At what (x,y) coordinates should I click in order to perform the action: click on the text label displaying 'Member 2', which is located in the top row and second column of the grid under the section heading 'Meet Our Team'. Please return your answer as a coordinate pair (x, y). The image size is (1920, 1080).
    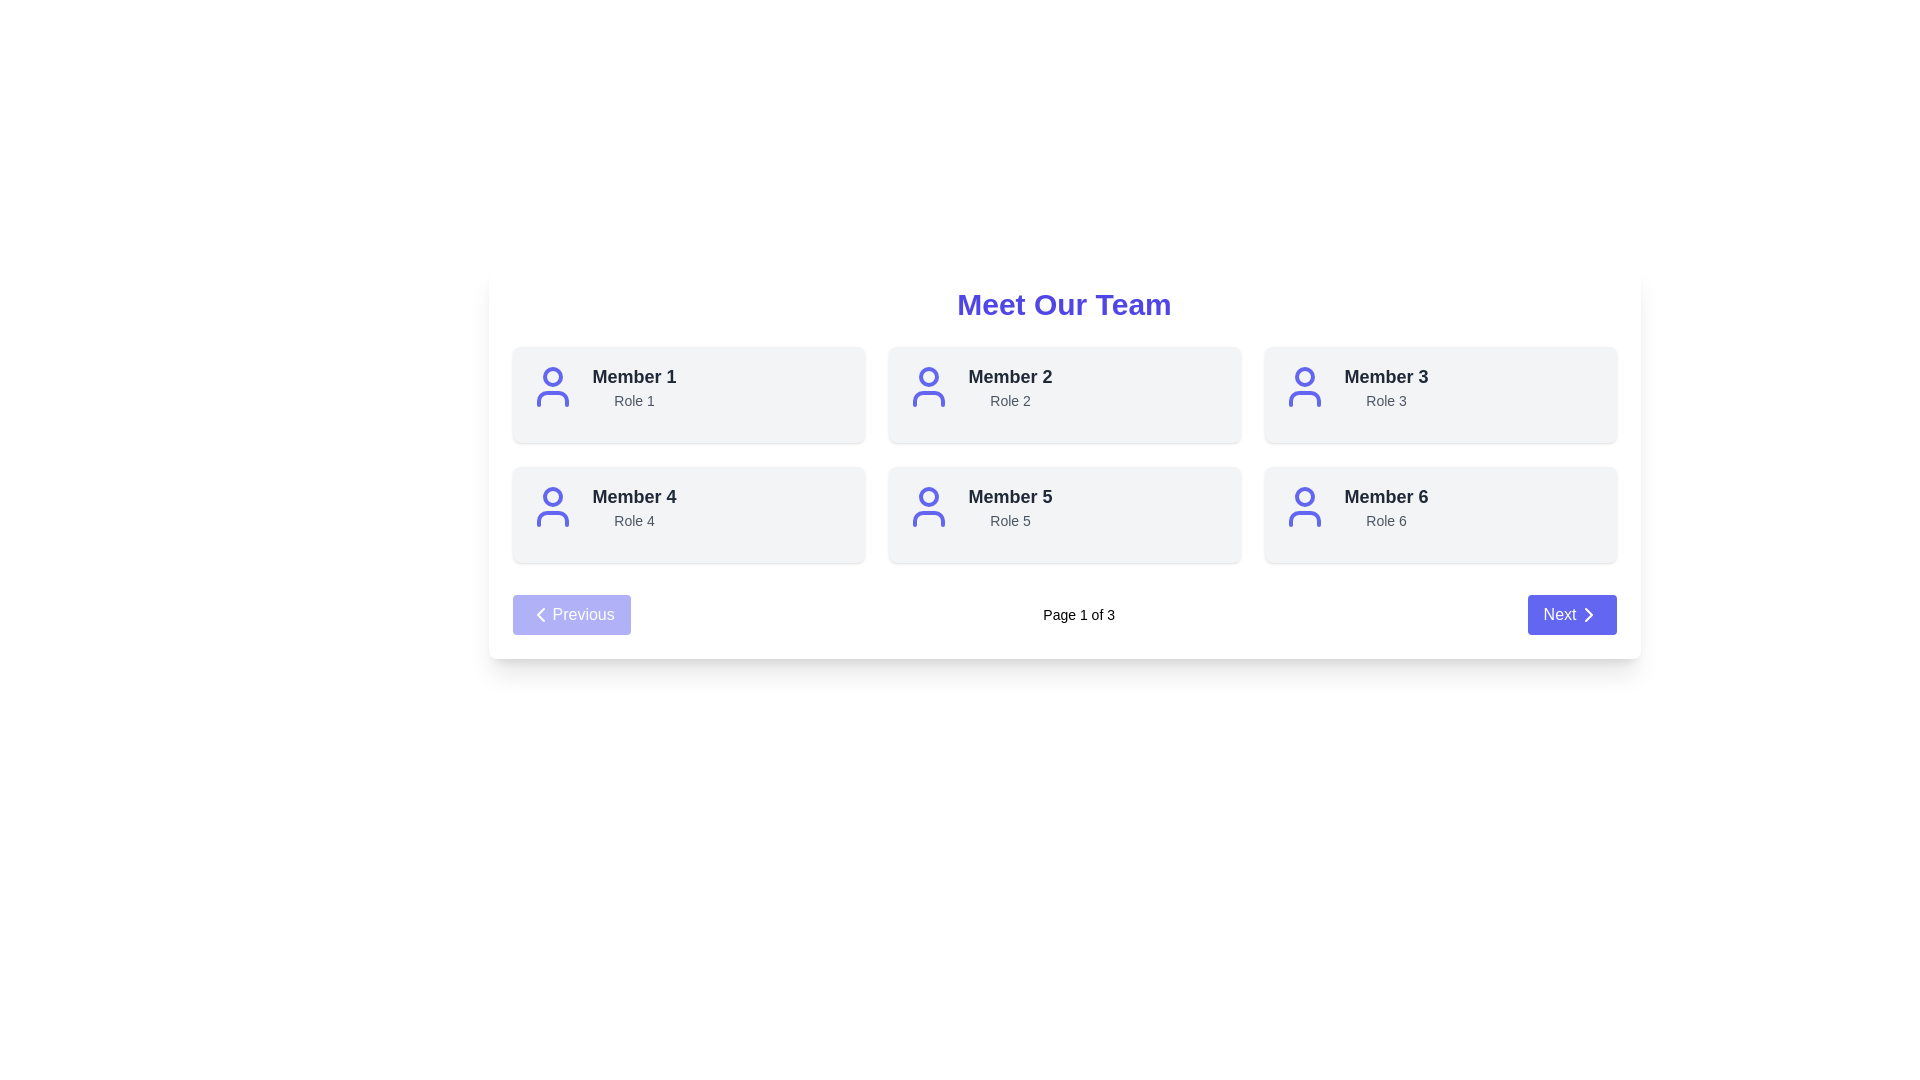
    Looking at the image, I should click on (1010, 377).